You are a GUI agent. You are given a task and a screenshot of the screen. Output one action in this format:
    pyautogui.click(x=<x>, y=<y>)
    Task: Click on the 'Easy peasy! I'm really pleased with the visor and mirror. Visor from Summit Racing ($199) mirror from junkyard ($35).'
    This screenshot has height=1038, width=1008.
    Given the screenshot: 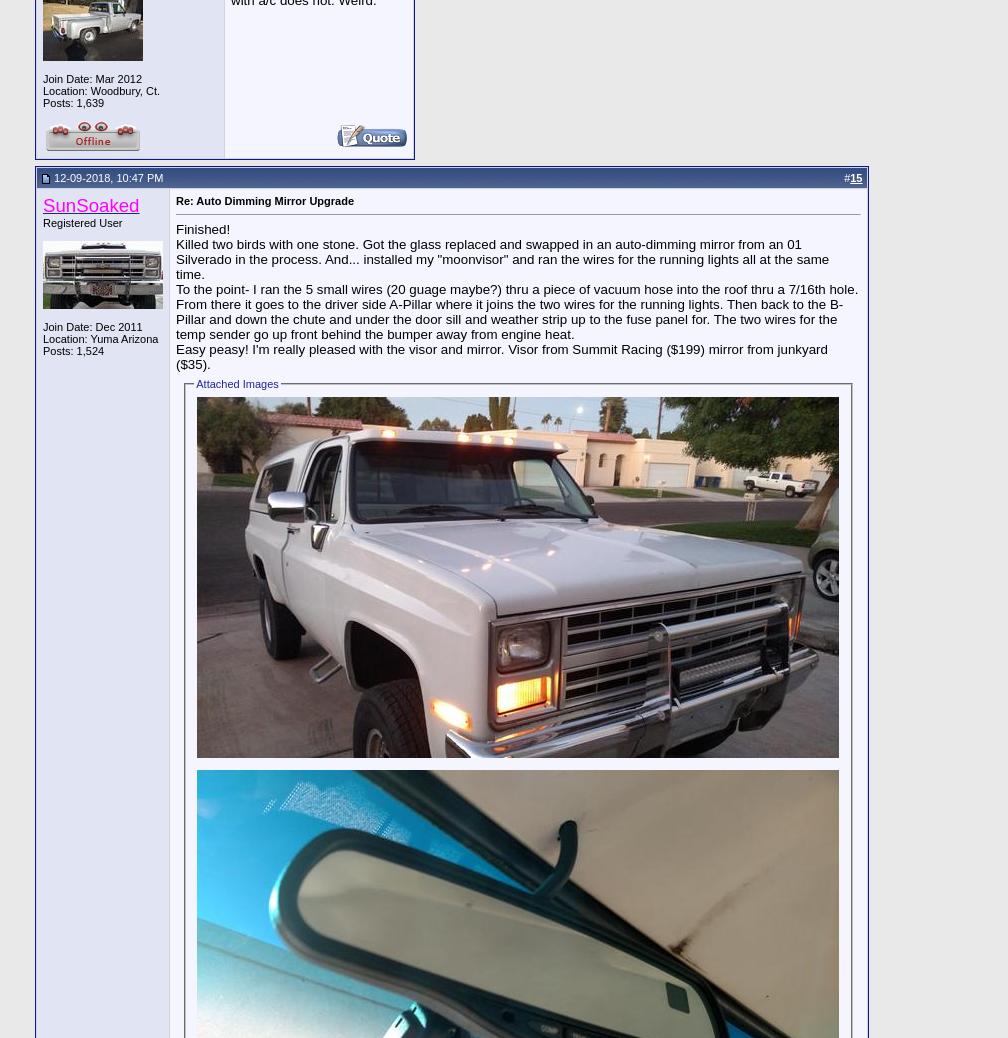 What is the action you would take?
    pyautogui.click(x=501, y=356)
    